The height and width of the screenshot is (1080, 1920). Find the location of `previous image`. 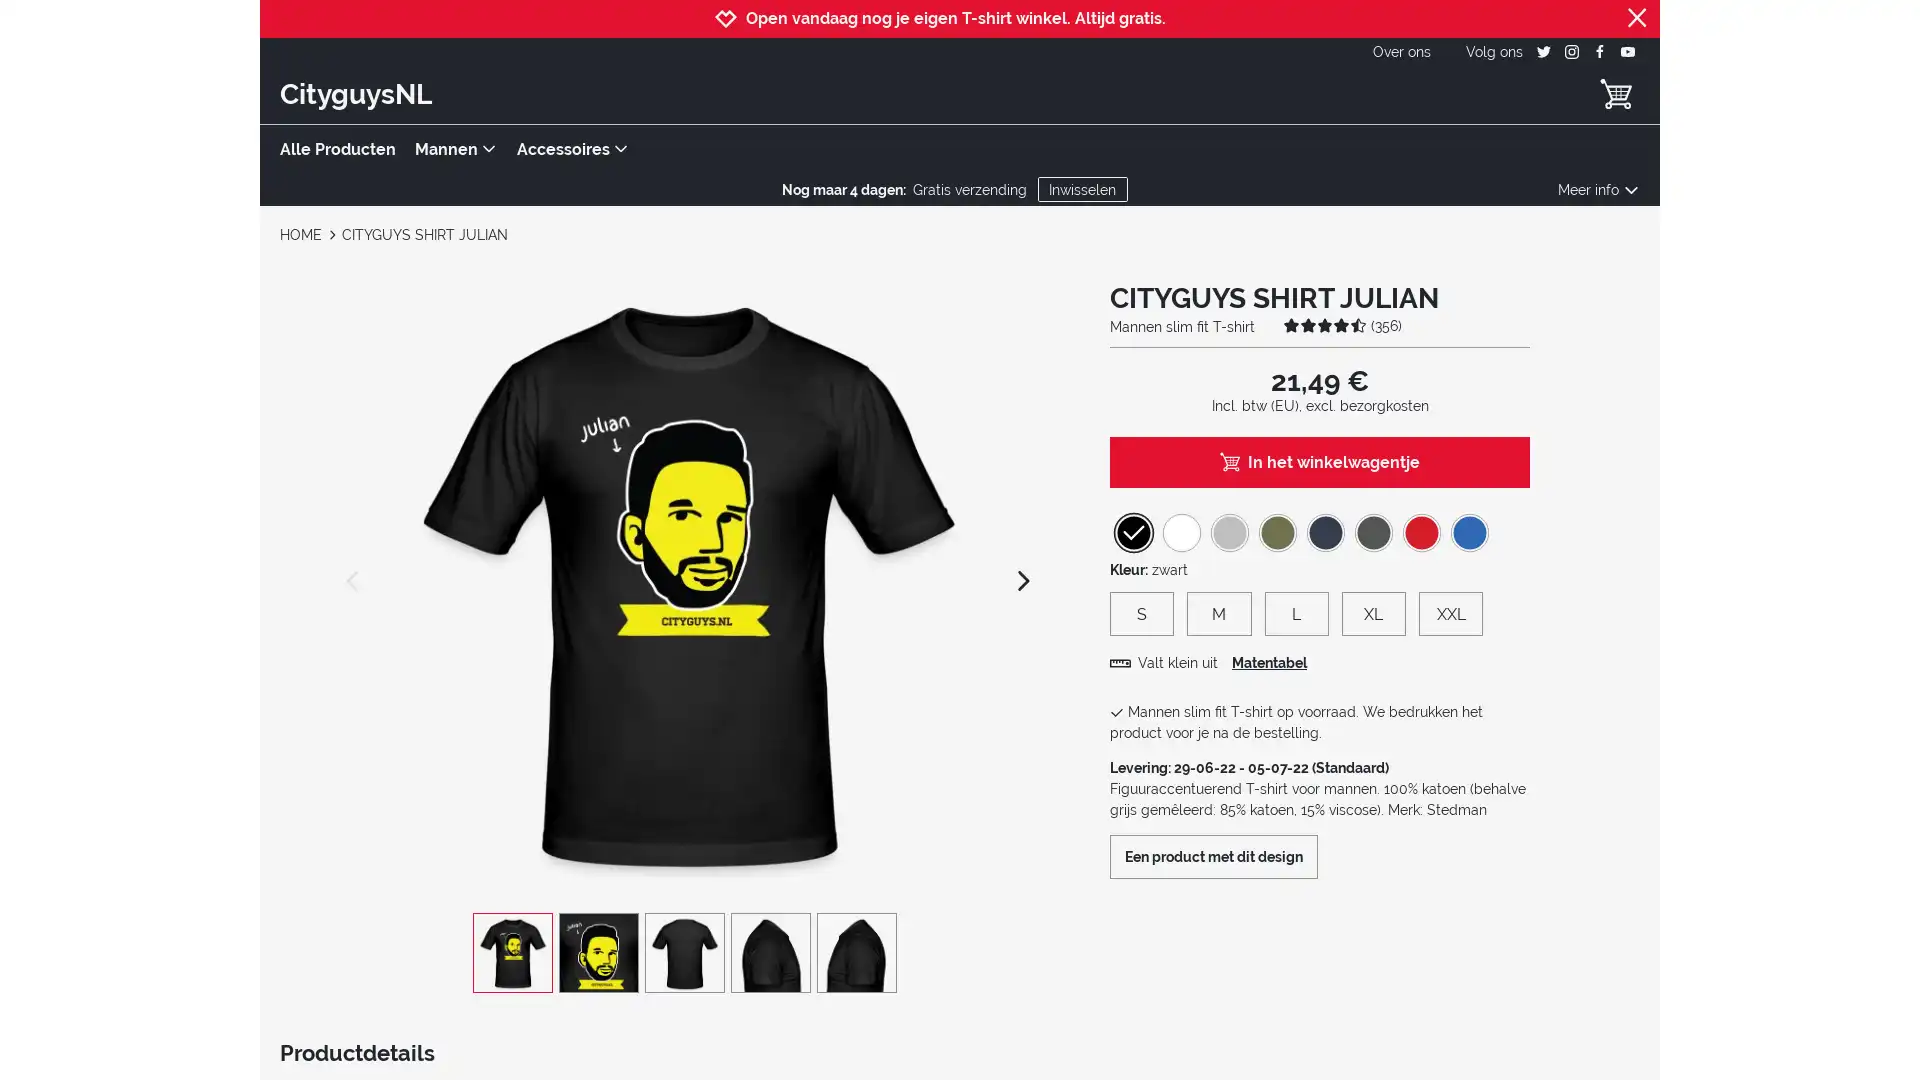

previous image is located at coordinates (354, 579).